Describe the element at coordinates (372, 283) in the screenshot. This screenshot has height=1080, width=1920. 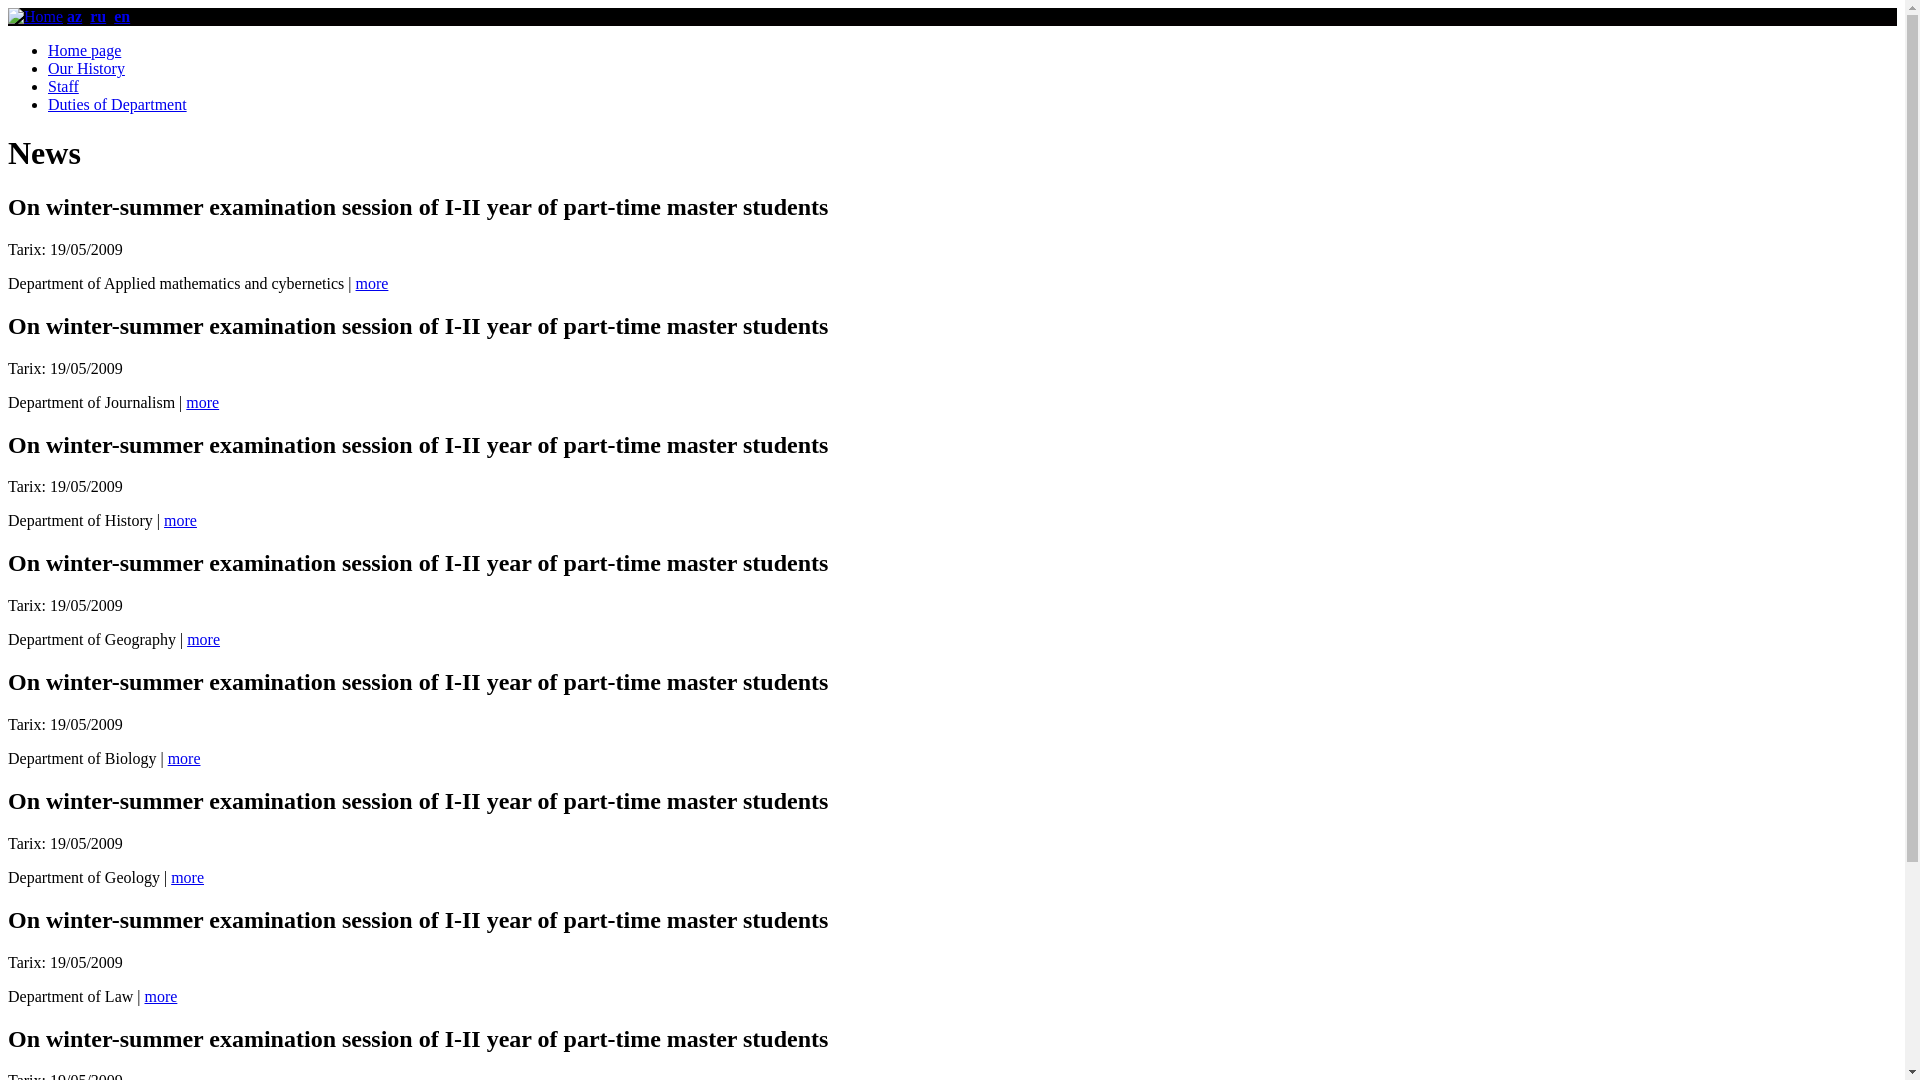
I see `'more'` at that location.